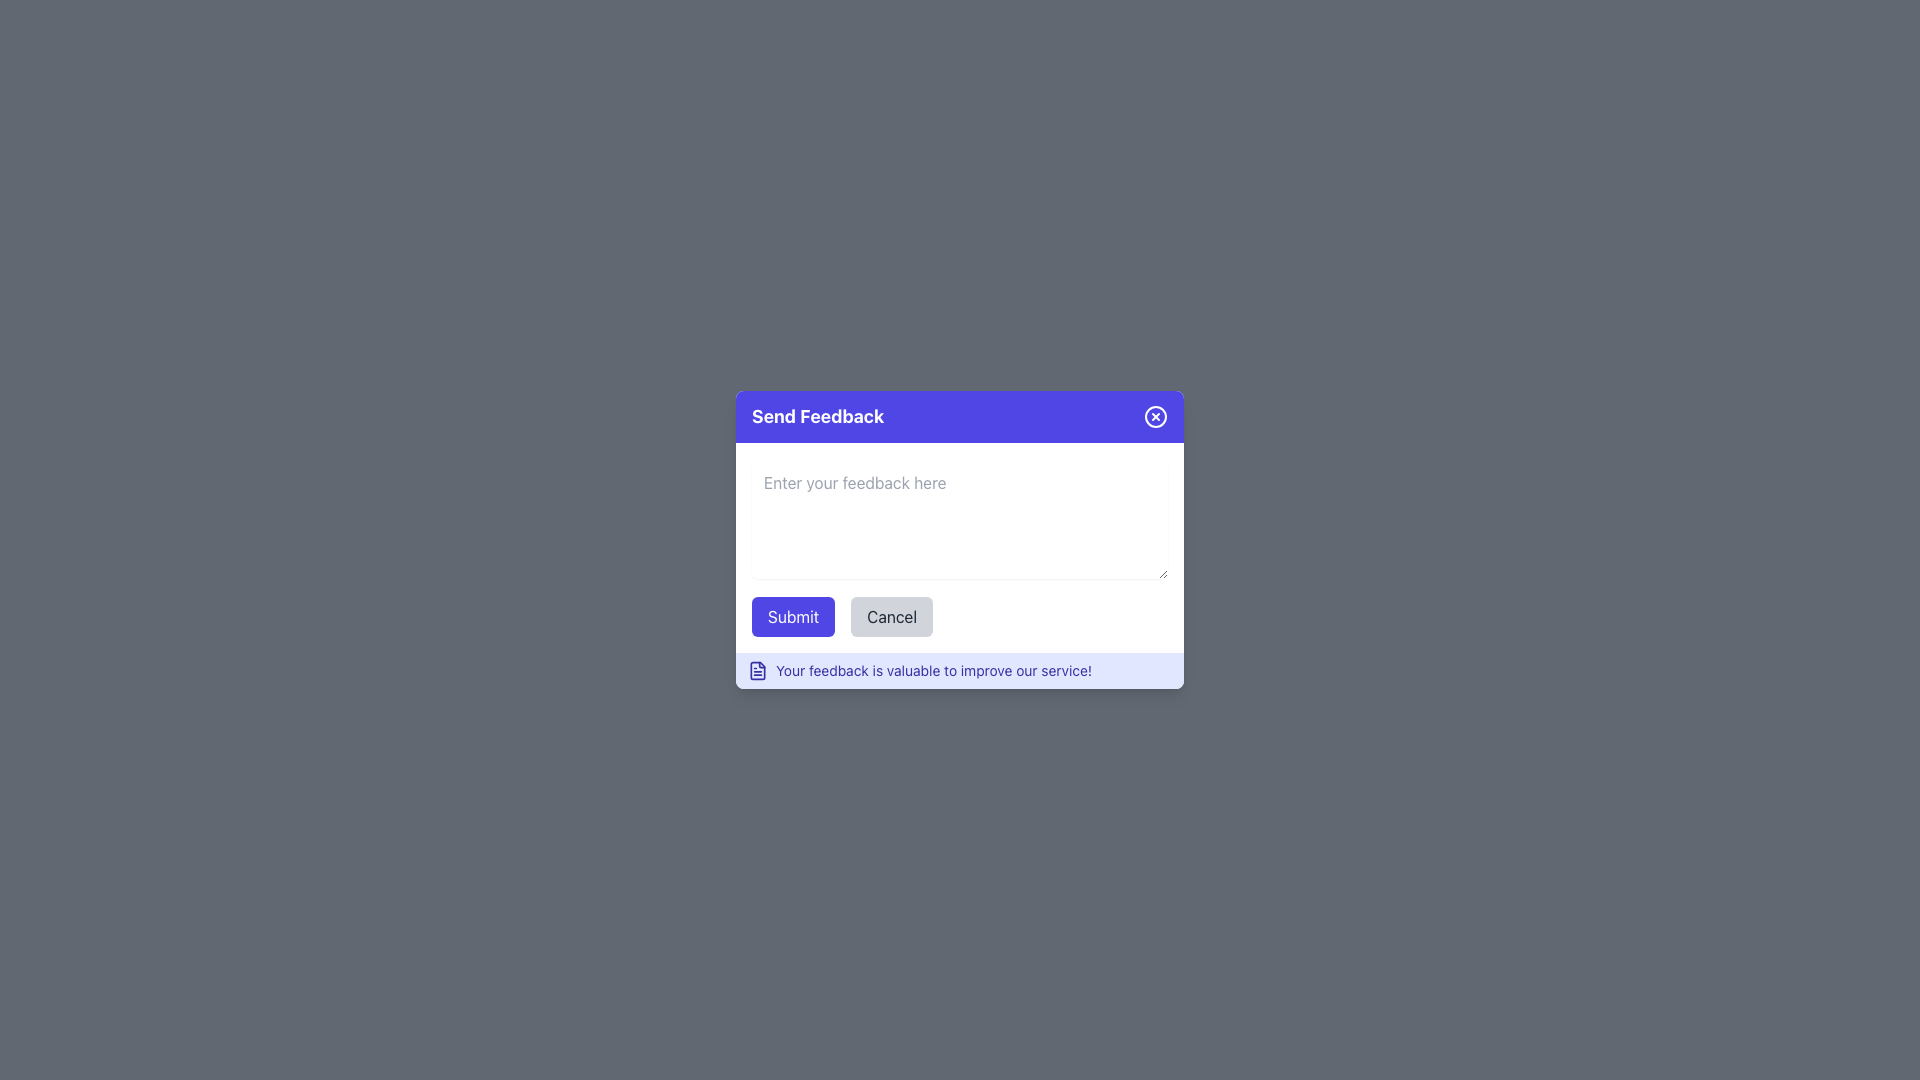 This screenshot has width=1920, height=1080. I want to click on the 'Cancel' button located at the bottom-right of the feedback form modal, so click(891, 616).